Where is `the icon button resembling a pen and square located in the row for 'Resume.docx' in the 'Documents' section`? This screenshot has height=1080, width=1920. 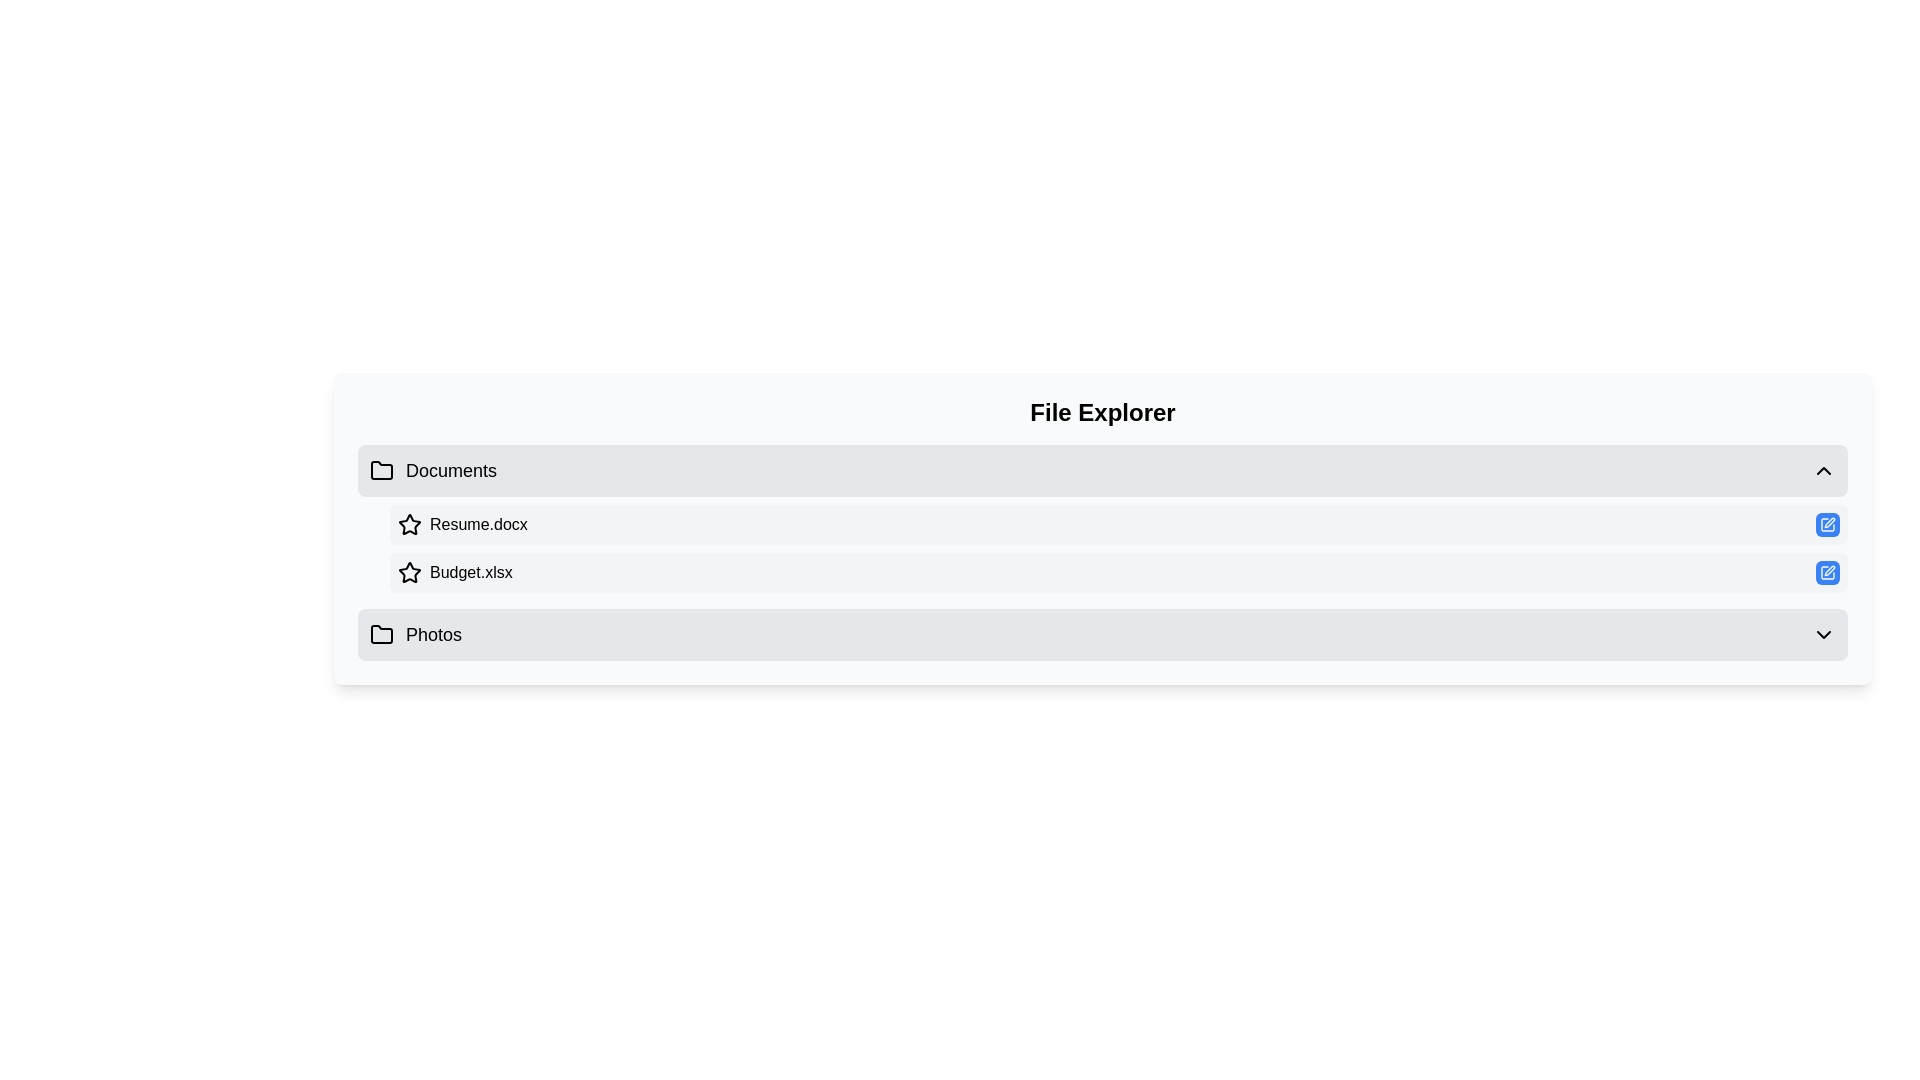 the icon button resembling a pen and square located in the row for 'Resume.docx' in the 'Documents' section is located at coordinates (1829, 522).